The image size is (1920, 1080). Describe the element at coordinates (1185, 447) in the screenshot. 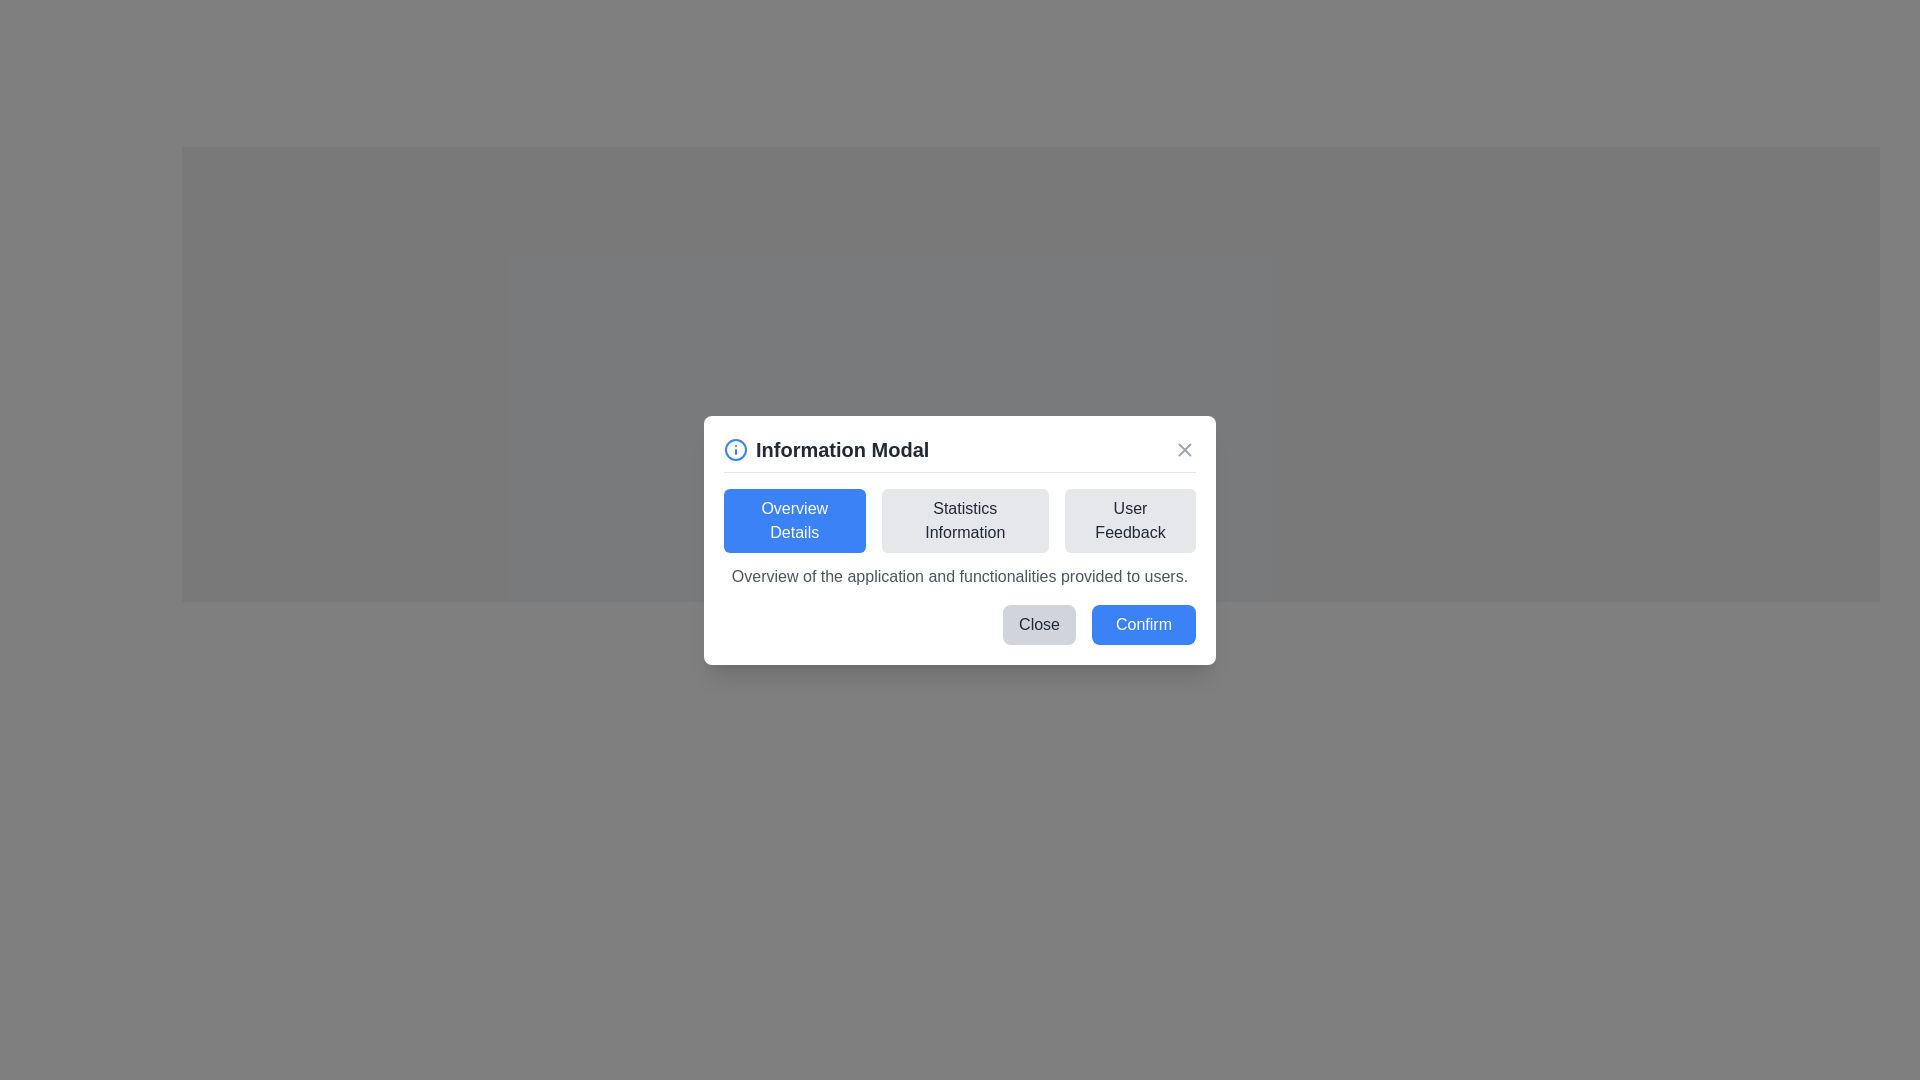

I see `the 'close' button with an icon located to the right of the 'Information Modal' header` at that location.